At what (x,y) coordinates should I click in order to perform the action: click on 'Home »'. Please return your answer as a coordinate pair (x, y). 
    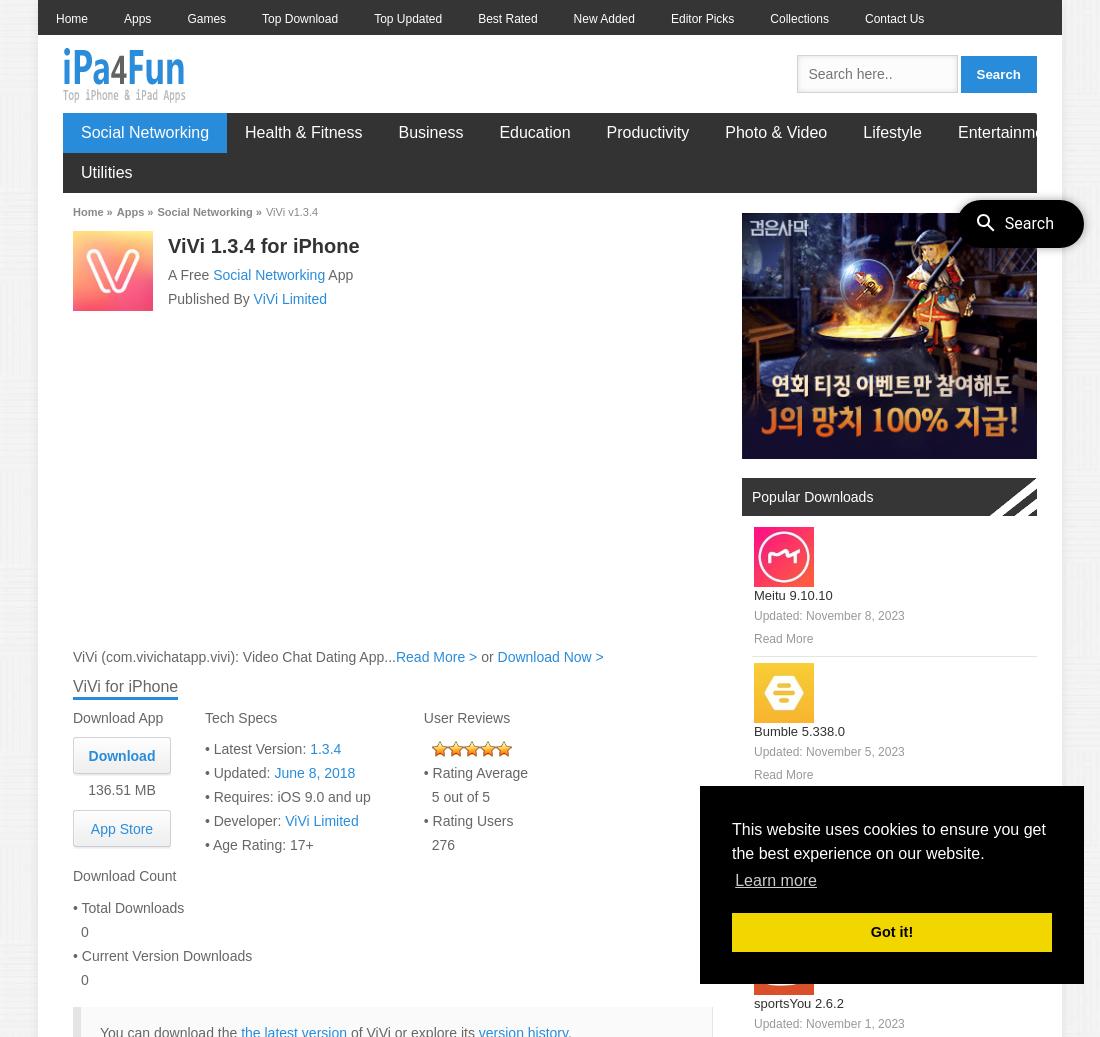
    Looking at the image, I should click on (92, 210).